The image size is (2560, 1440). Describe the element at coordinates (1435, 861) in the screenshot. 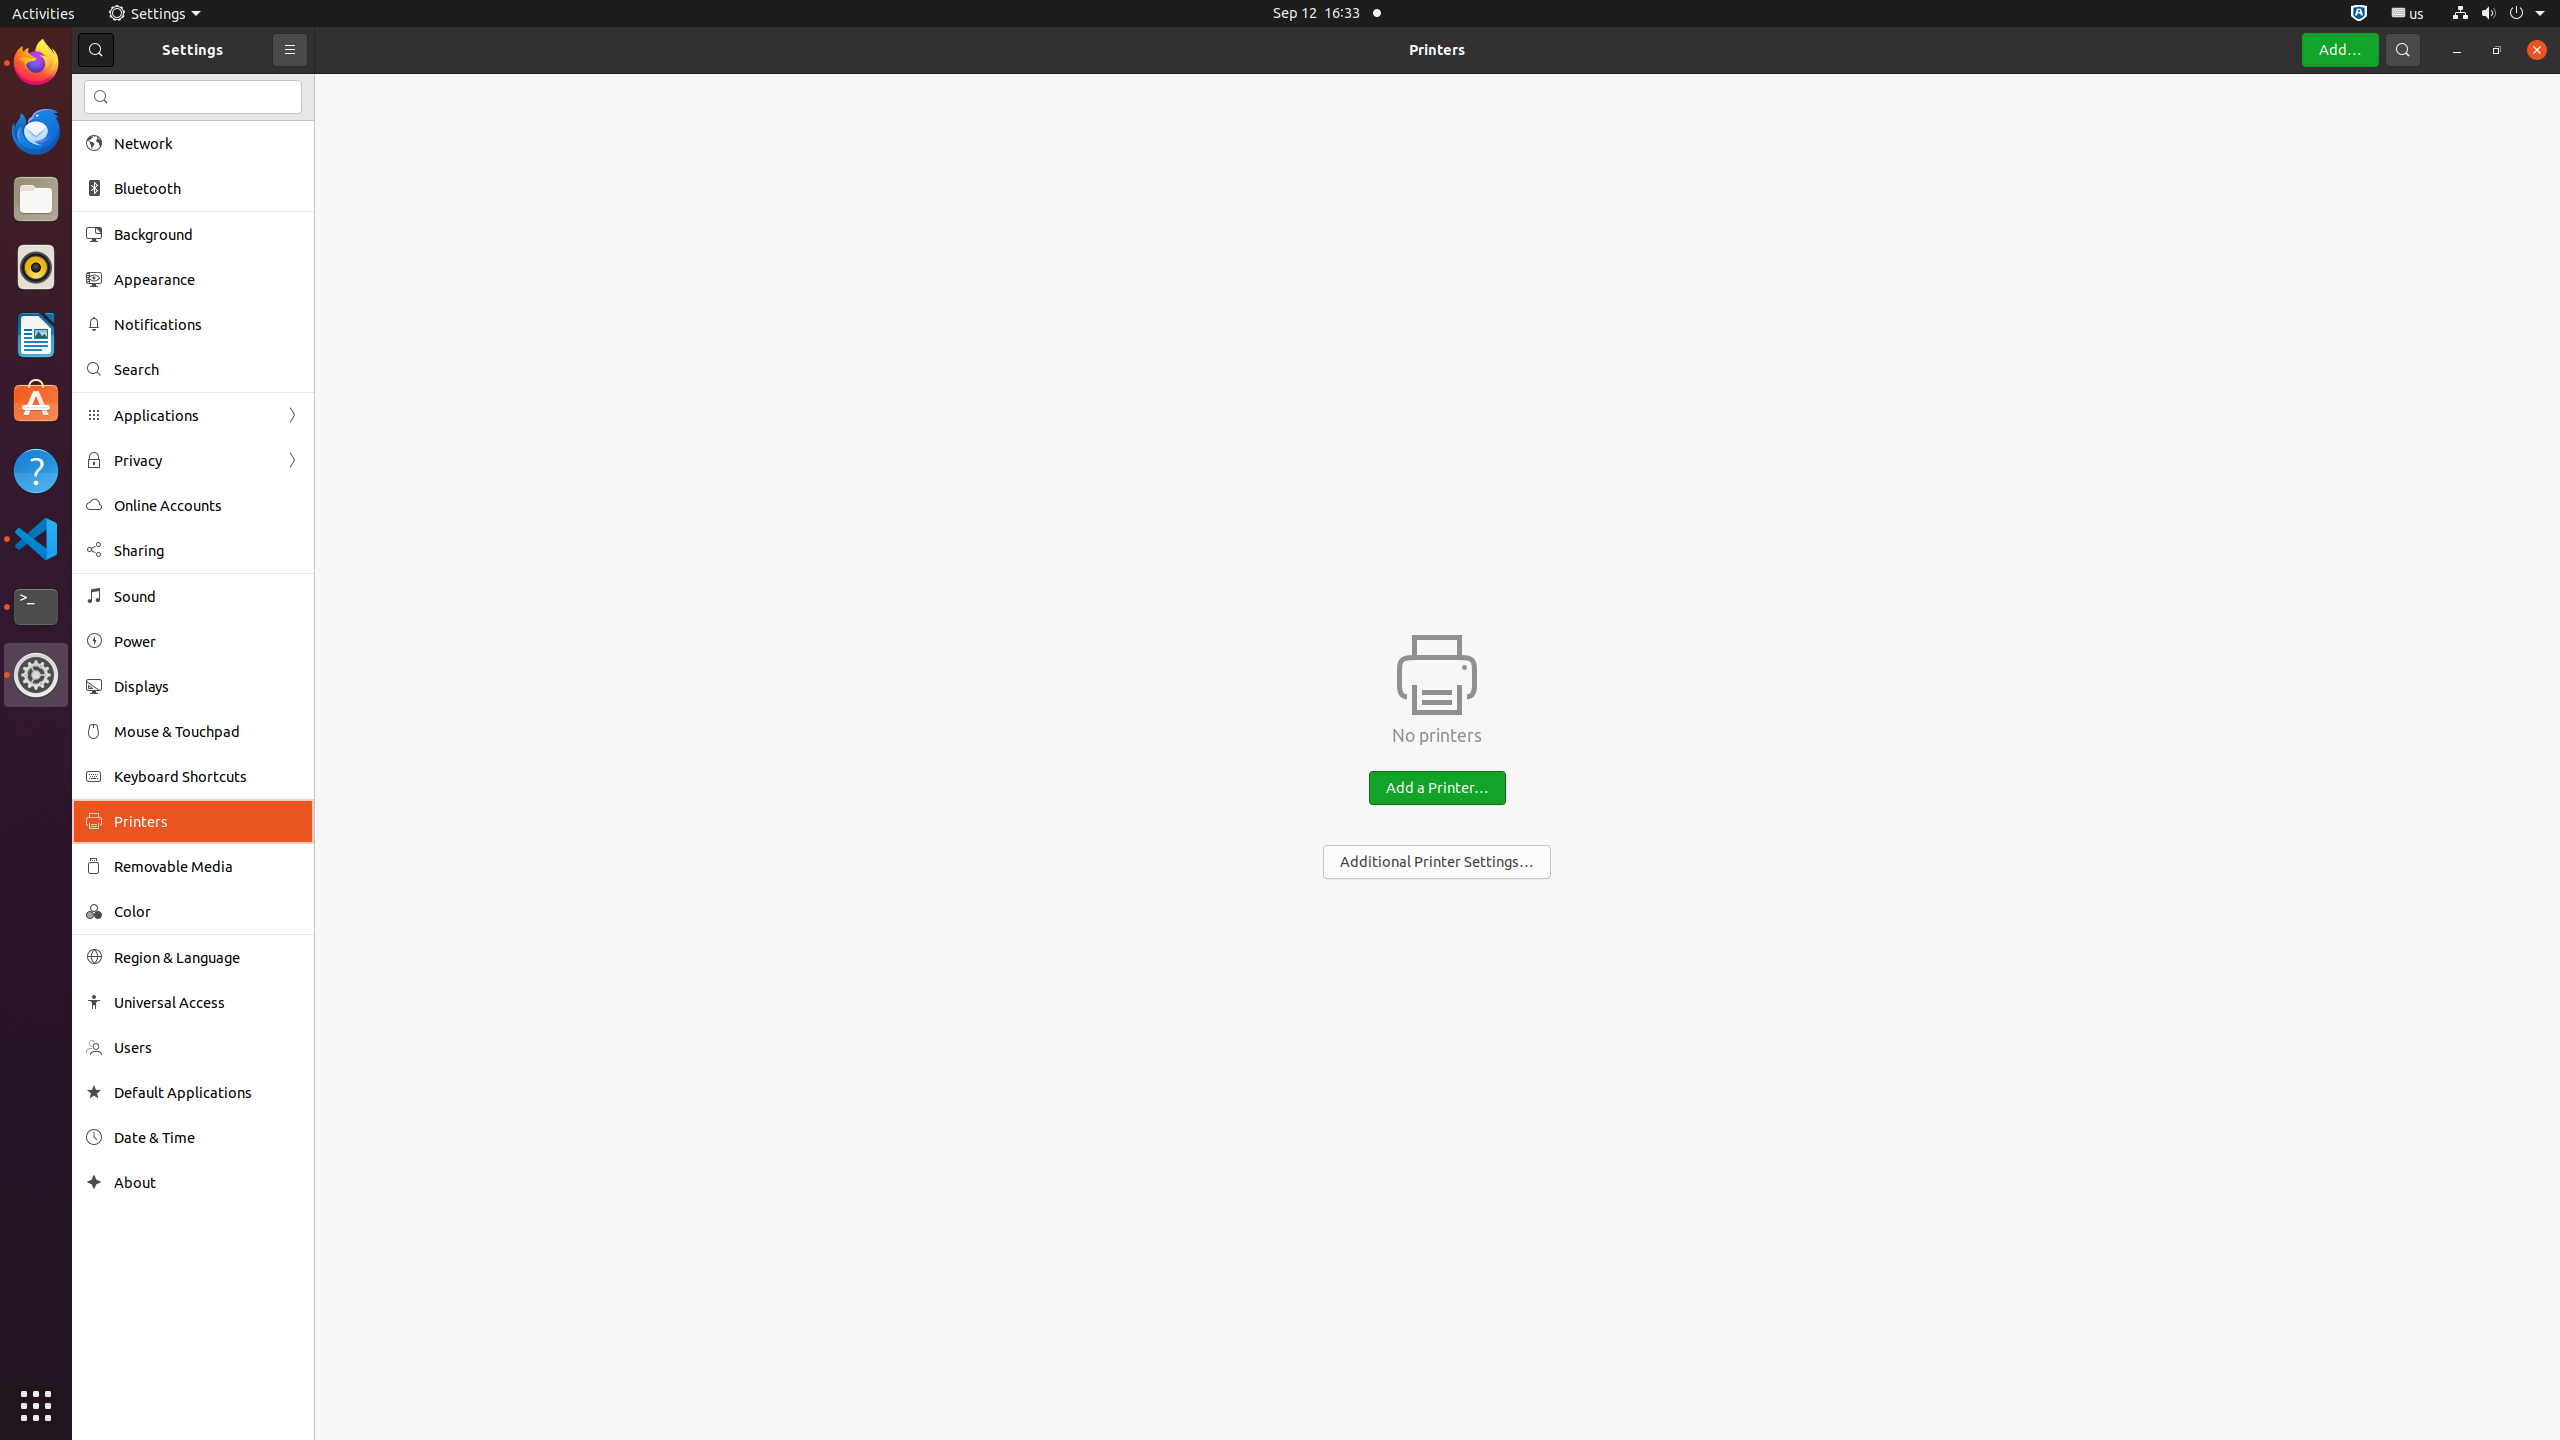

I see `'Additional Printer Settings…'` at that location.